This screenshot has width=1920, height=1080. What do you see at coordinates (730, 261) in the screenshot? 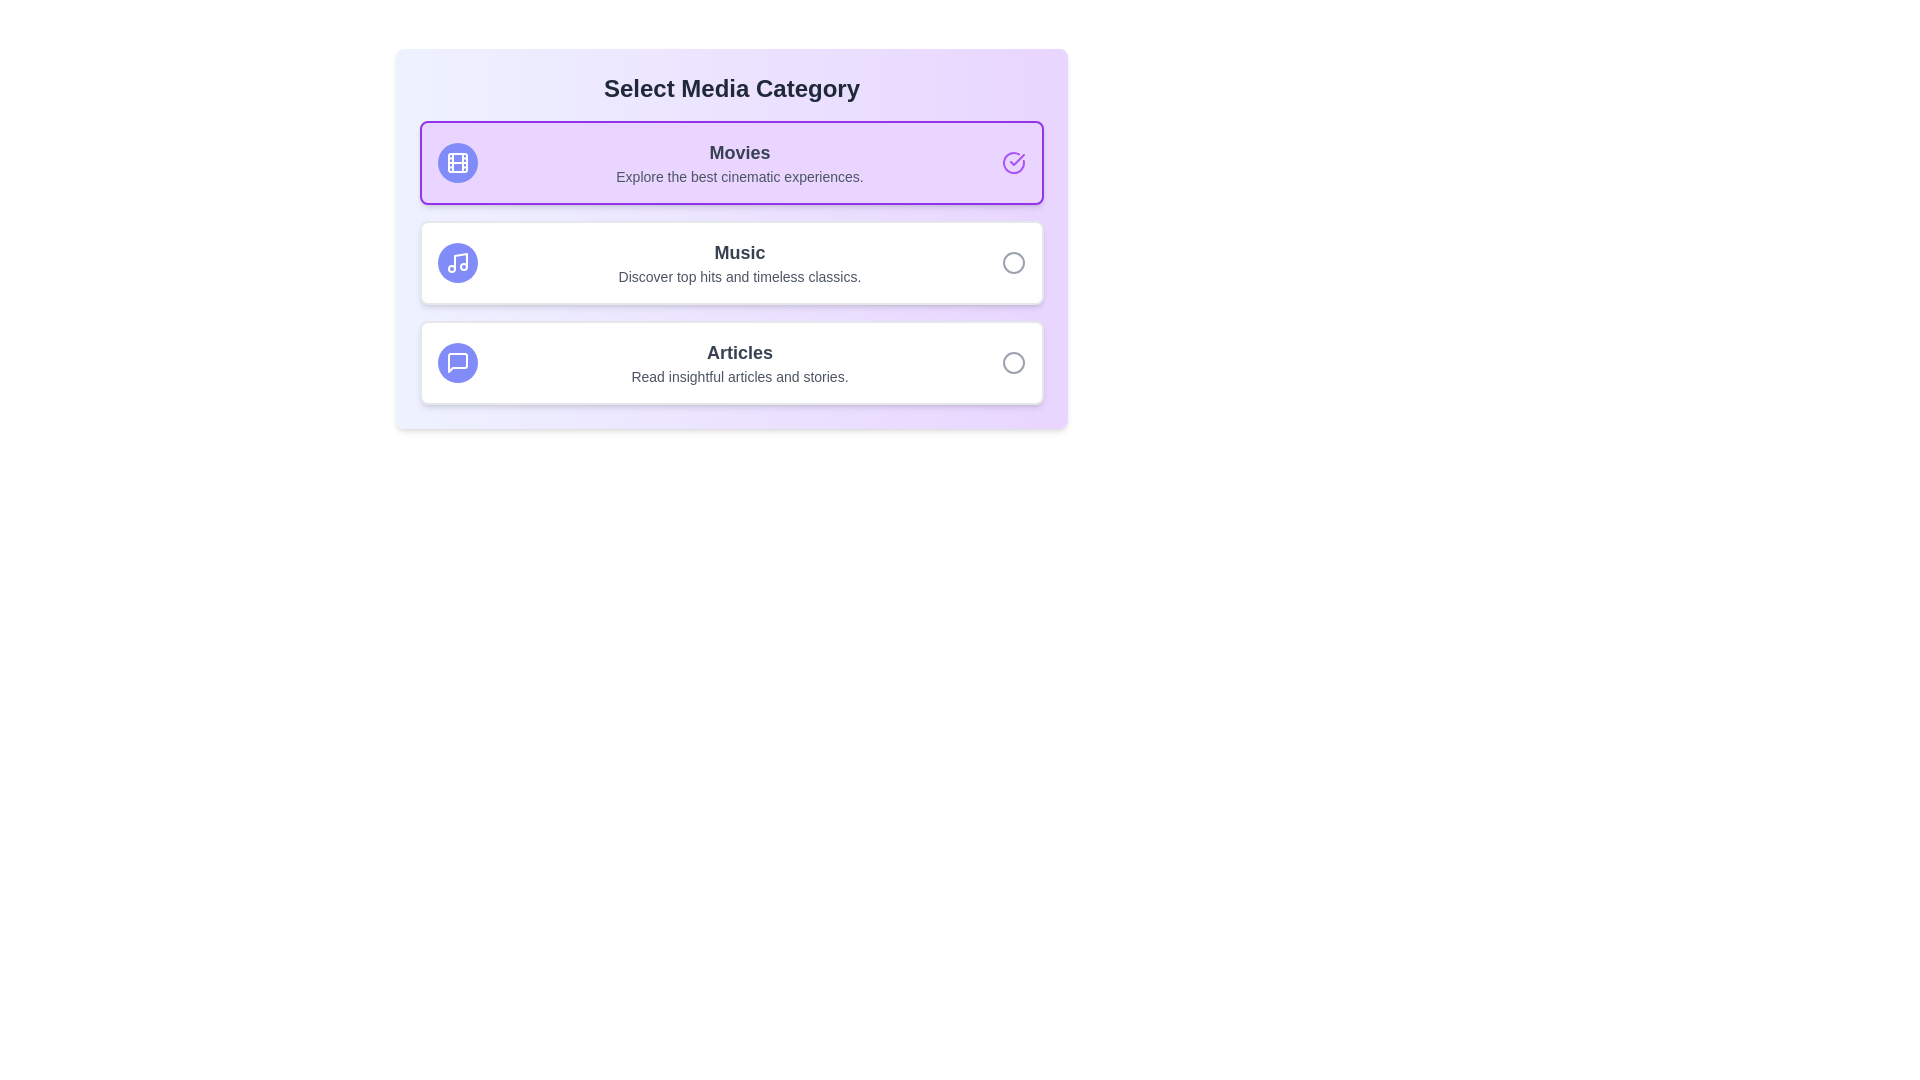
I see `the second block of the List item under the 'Select Media Category' section to access further details` at bounding box center [730, 261].